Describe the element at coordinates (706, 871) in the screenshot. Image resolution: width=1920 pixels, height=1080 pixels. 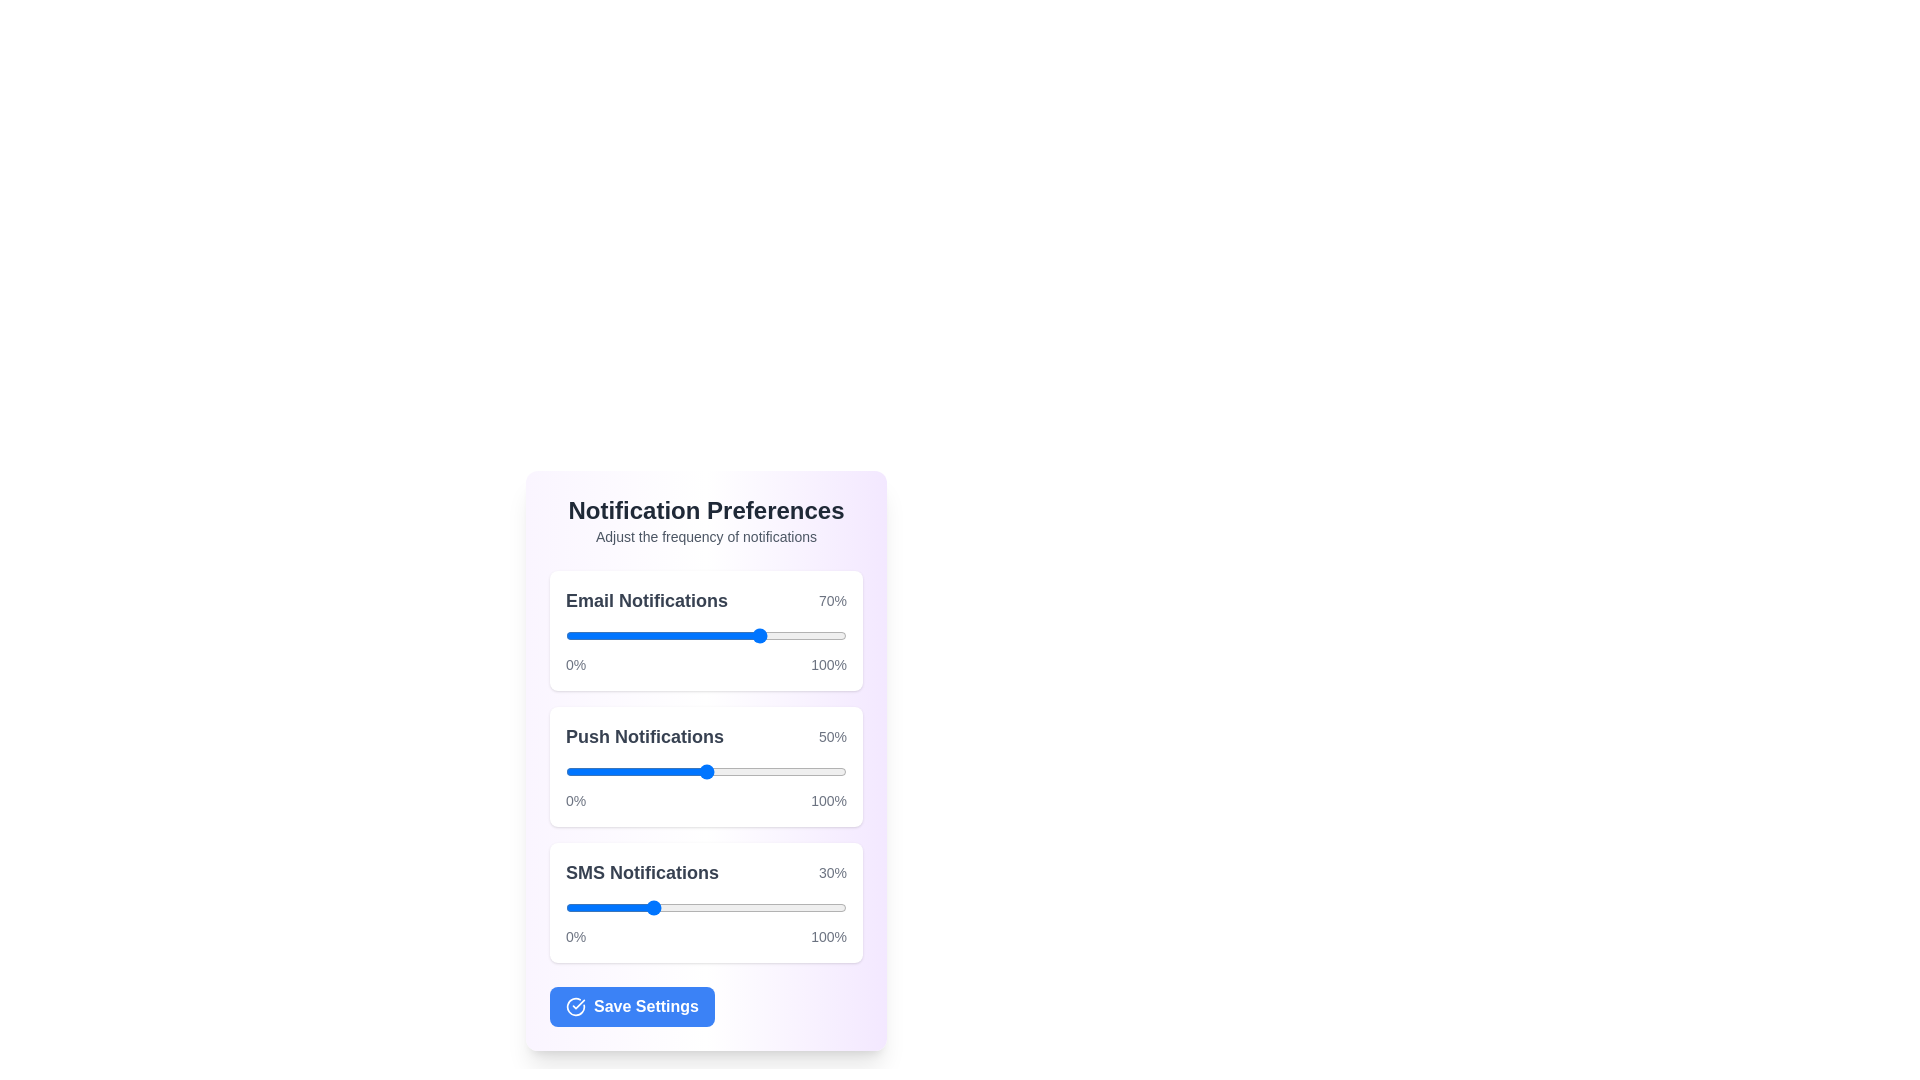
I see `the 'SMS Notifications' label with the percentage value '30%' within the 'Notification Preferences' card, which is the third option below 'Push Notifications'` at that location.